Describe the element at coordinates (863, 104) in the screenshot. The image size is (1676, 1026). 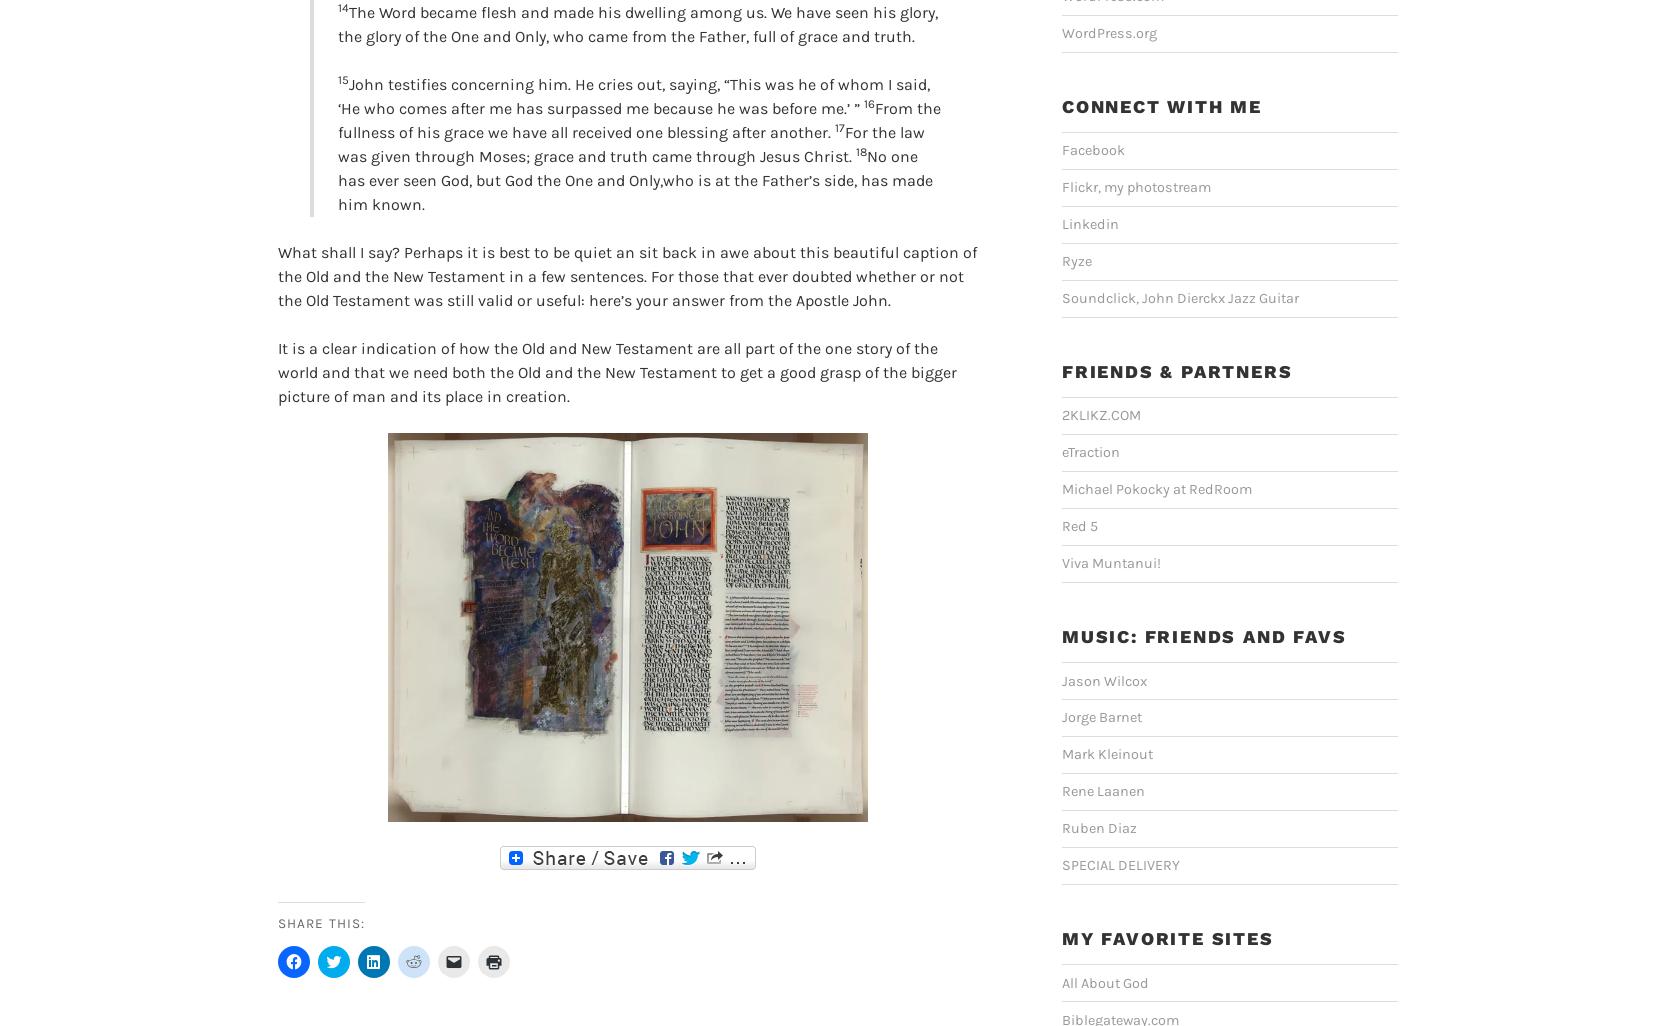
I see `'16'` at that location.